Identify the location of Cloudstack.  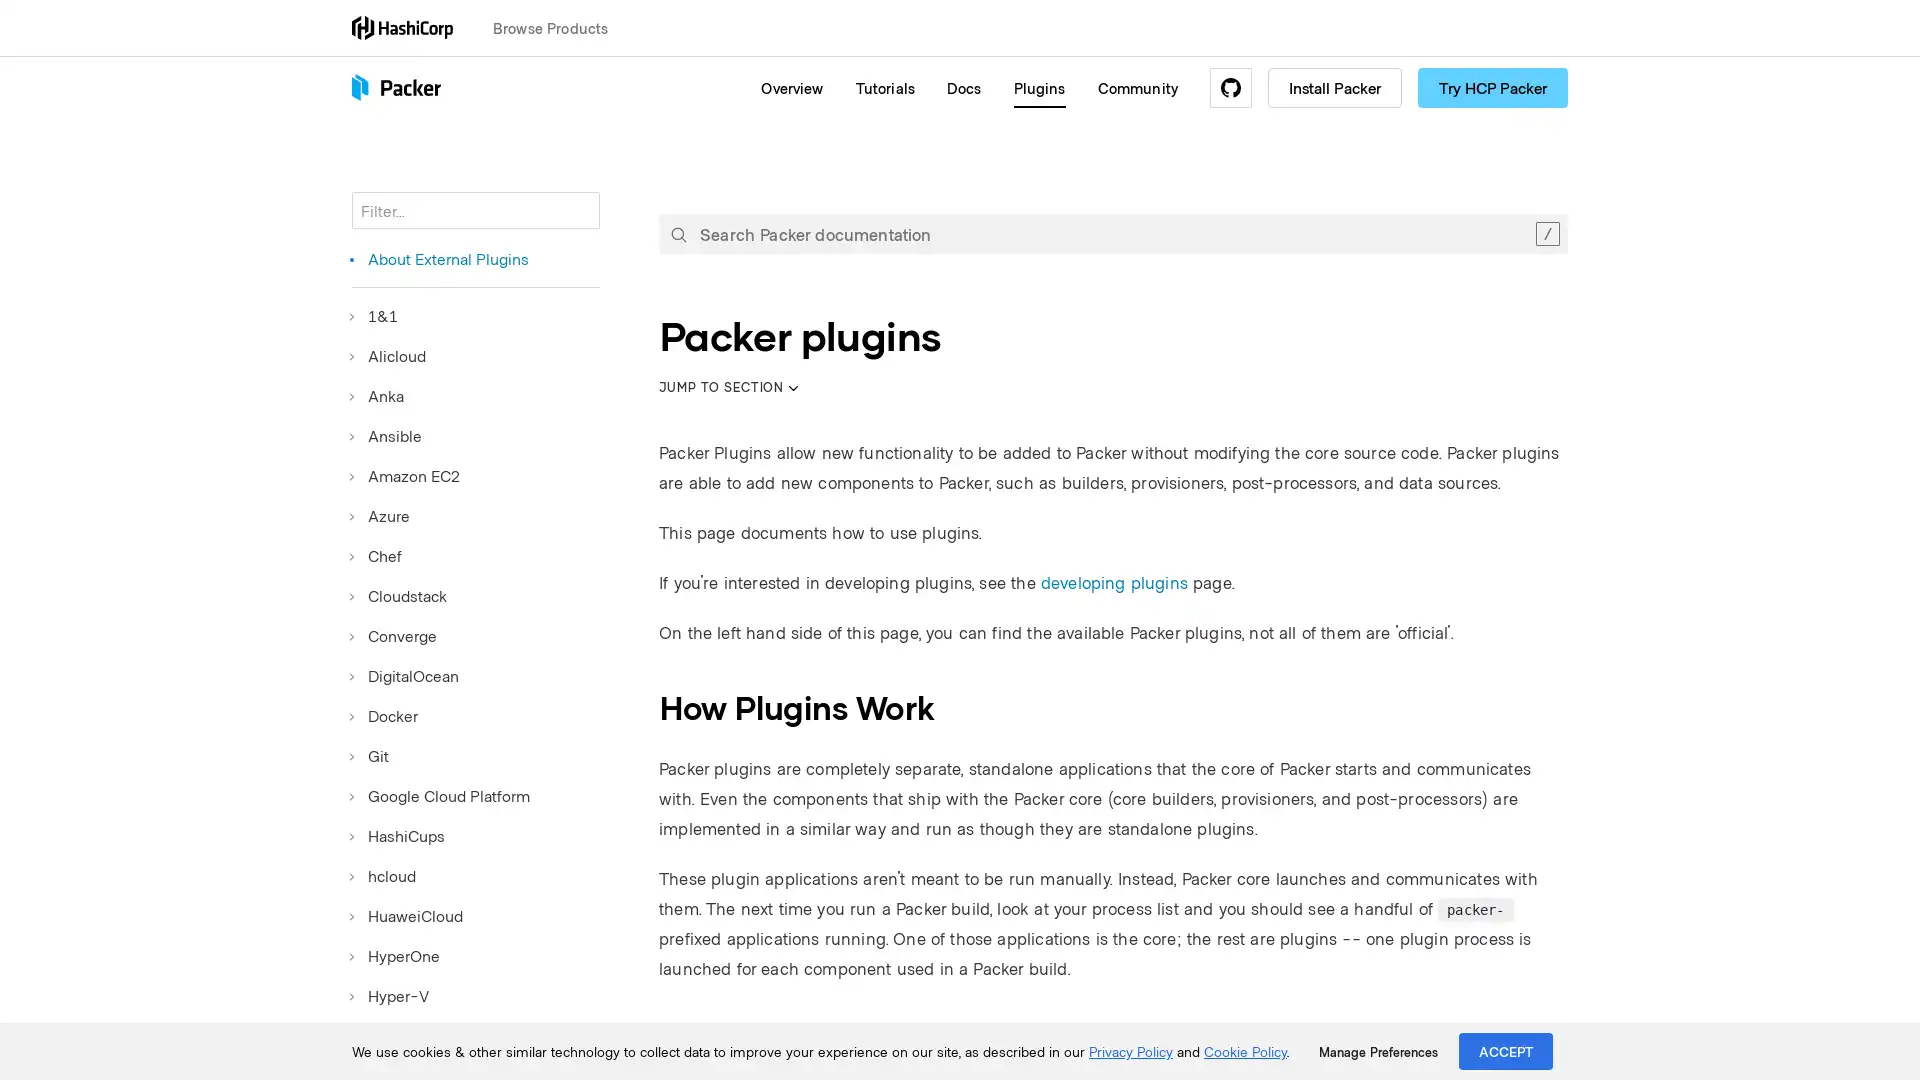
(399, 595).